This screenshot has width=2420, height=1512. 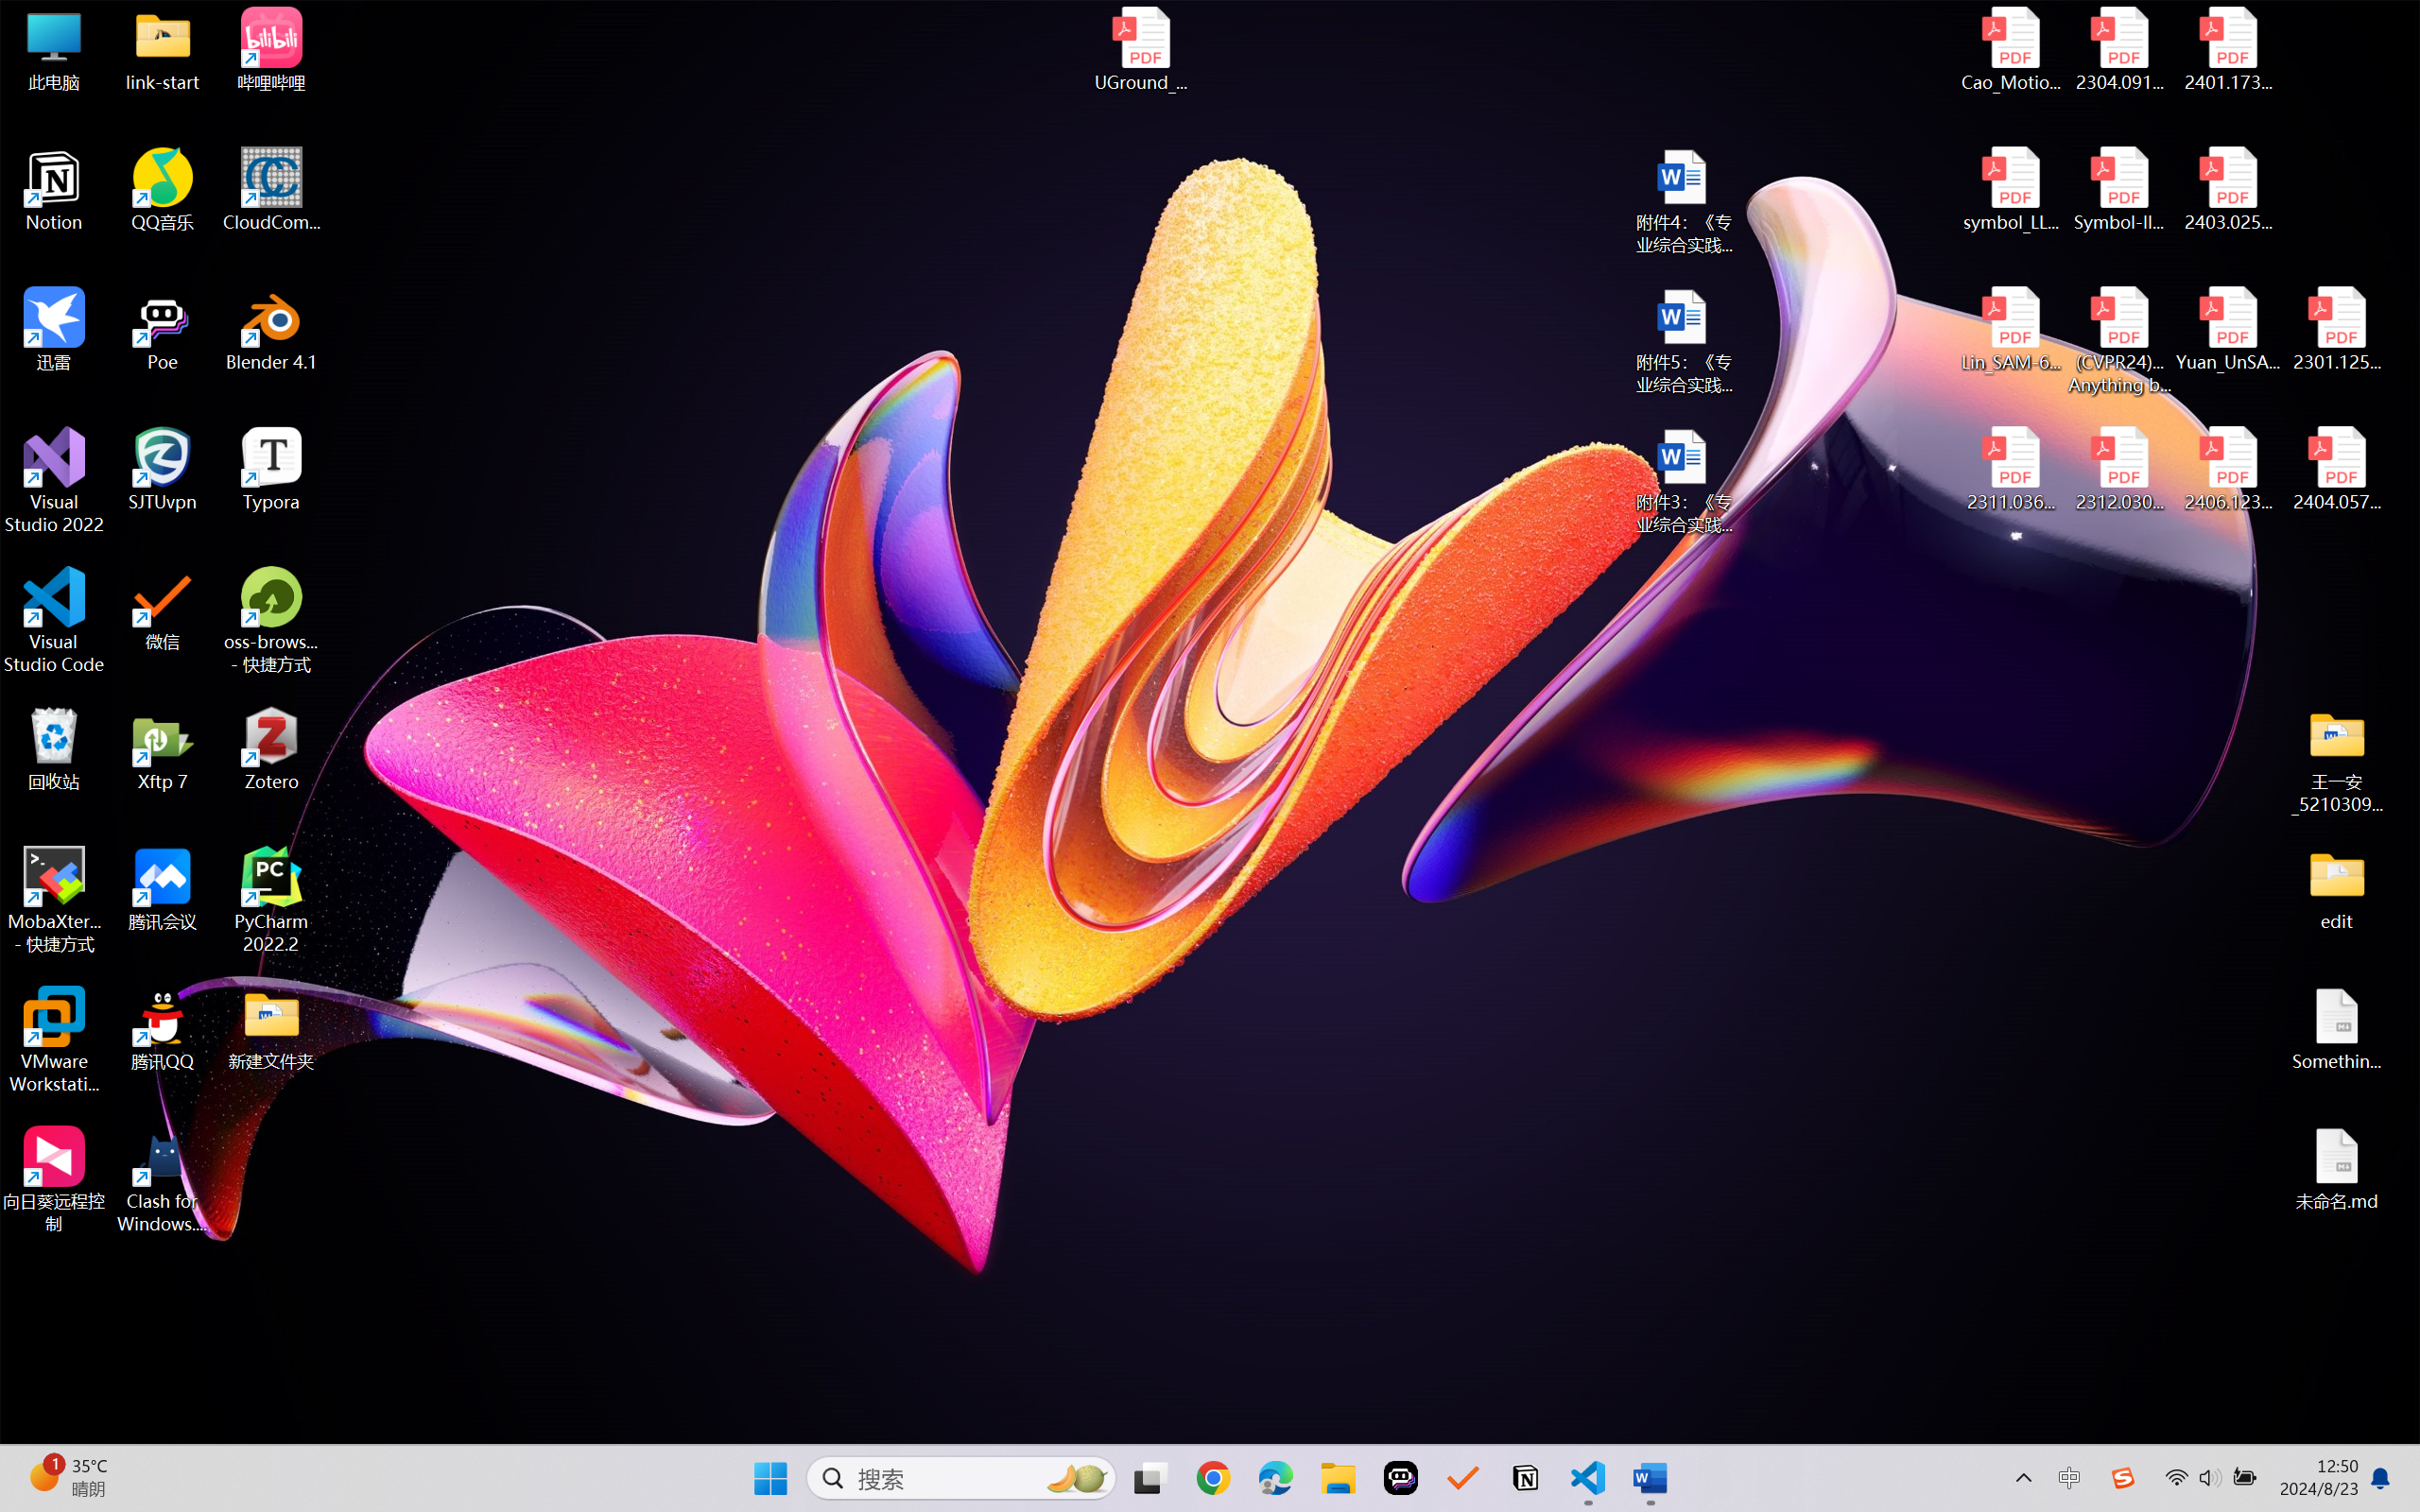 I want to click on '2311.03658v2.pdf', so click(x=2011, y=469).